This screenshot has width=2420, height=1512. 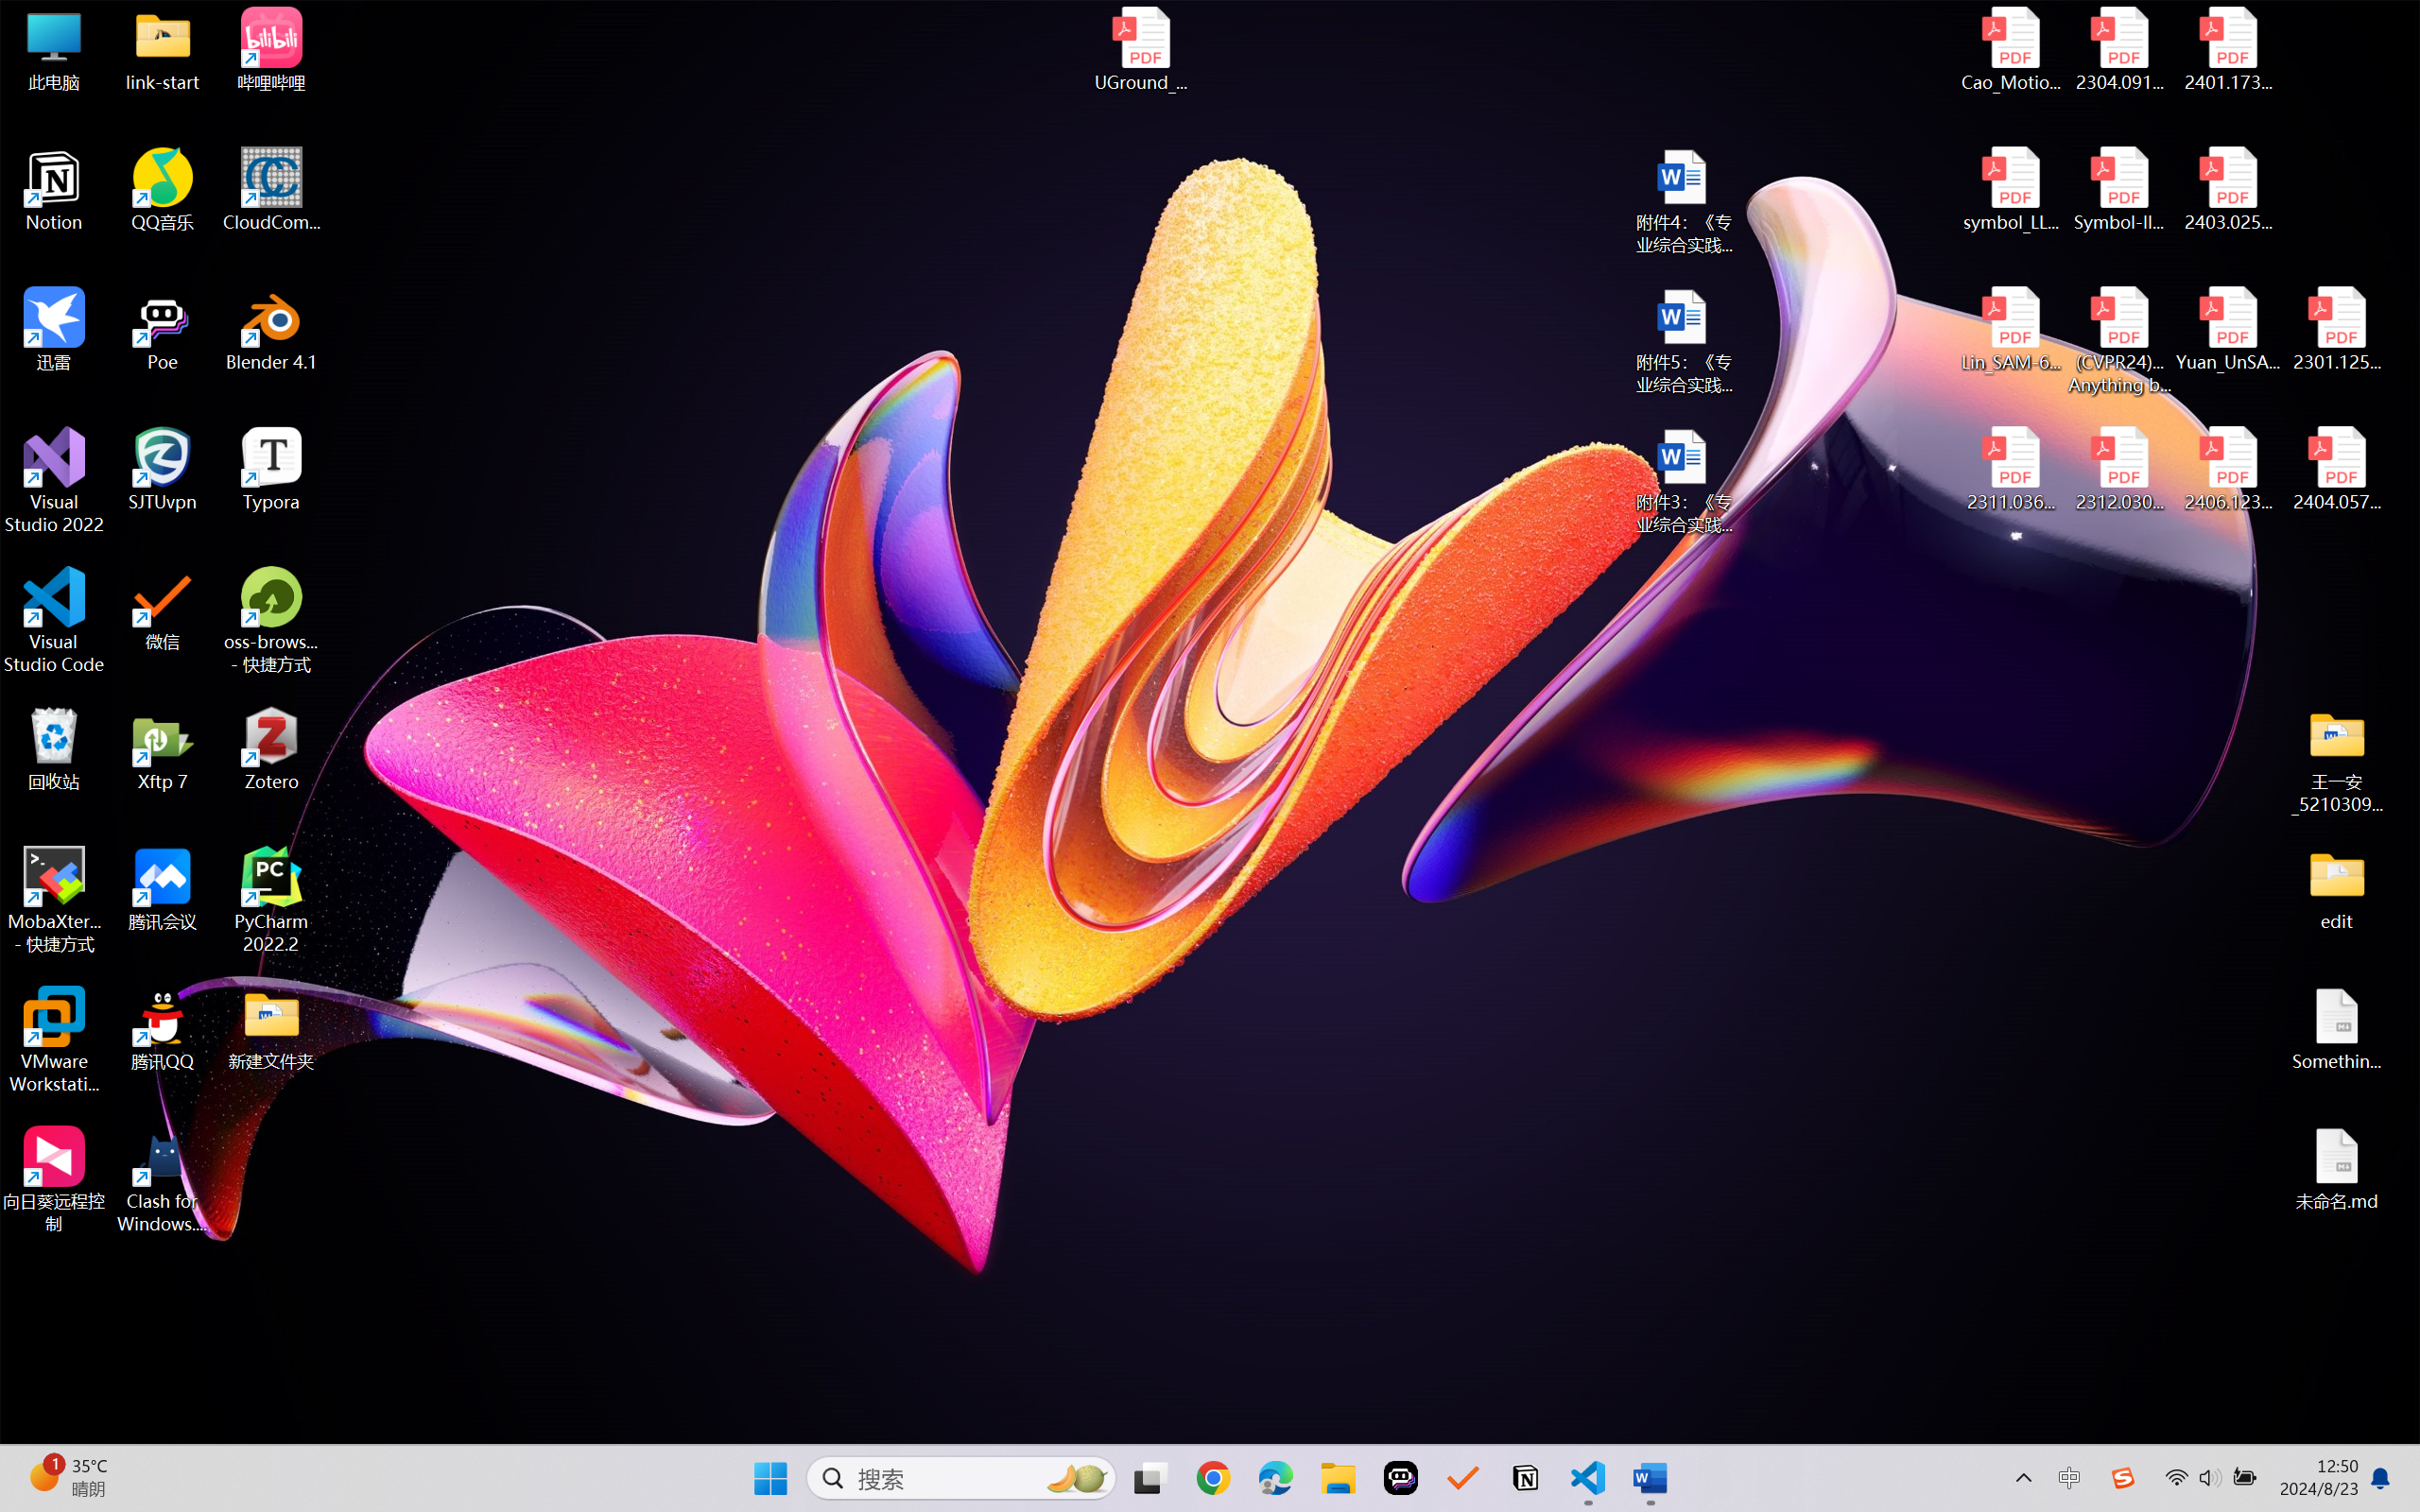 I want to click on '2311.03658v2.pdf', so click(x=2011, y=469).